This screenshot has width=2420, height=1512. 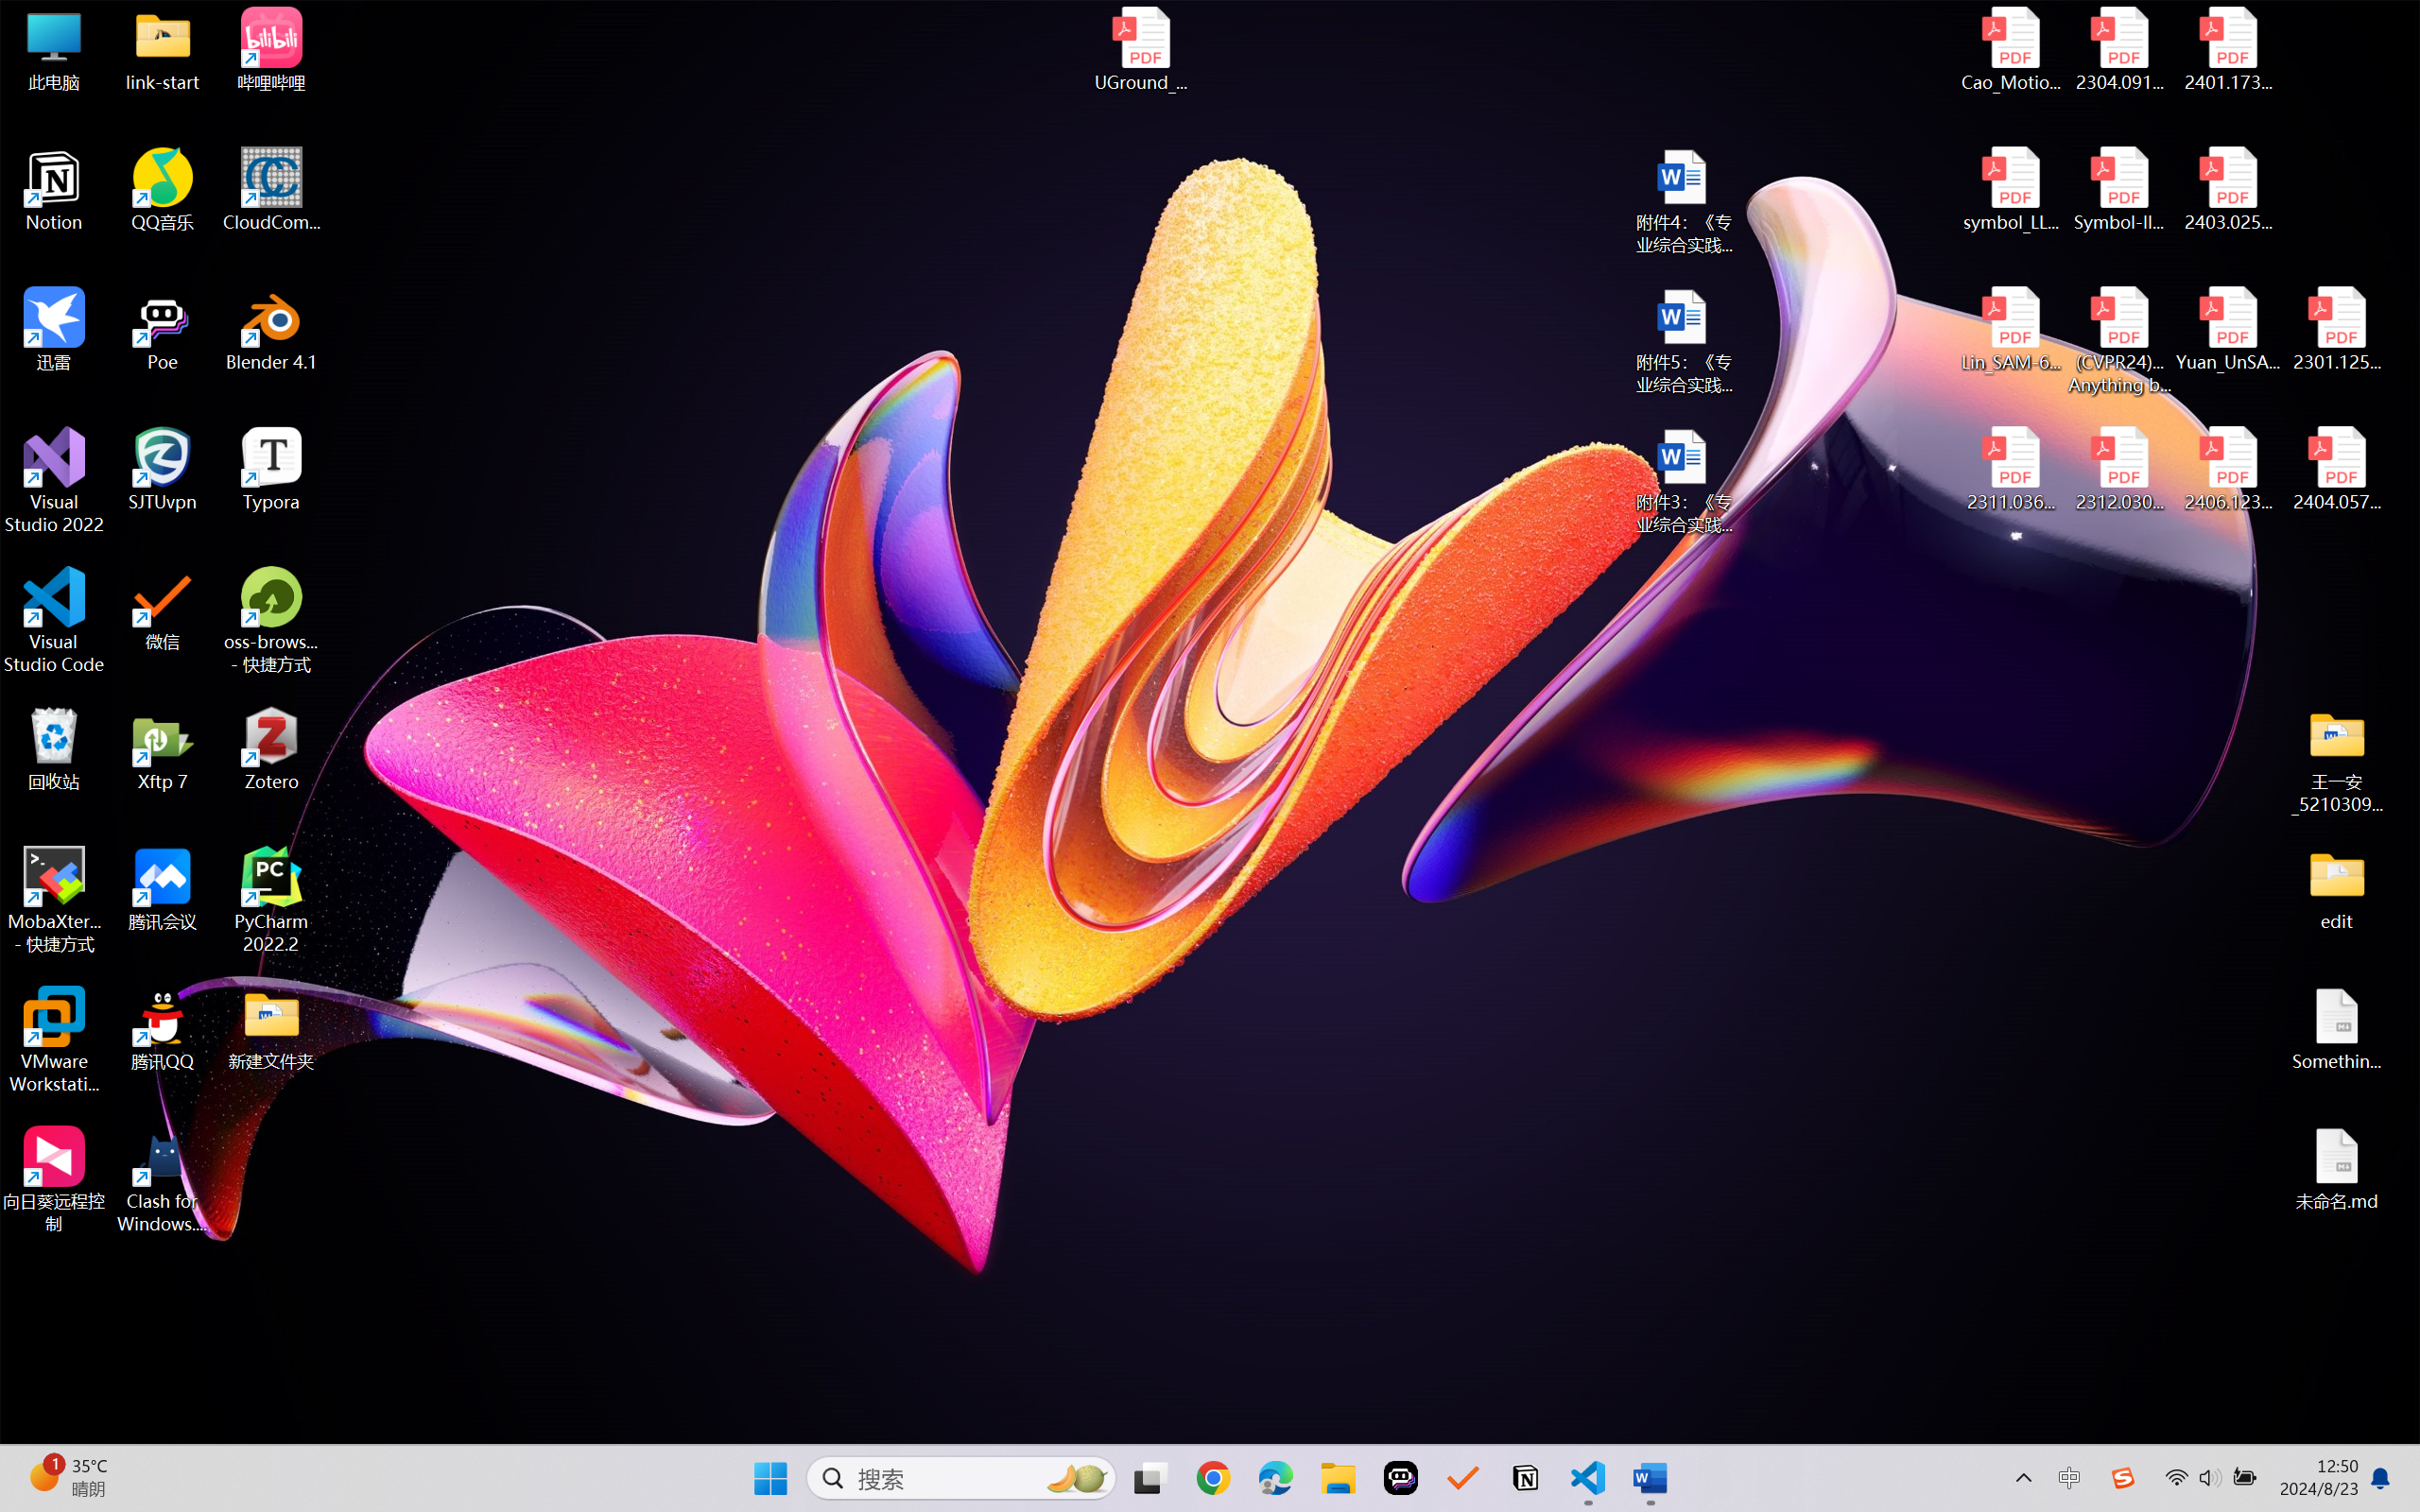 I want to click on '2311.03658v2.pdf', so click(x=2011, y=469).